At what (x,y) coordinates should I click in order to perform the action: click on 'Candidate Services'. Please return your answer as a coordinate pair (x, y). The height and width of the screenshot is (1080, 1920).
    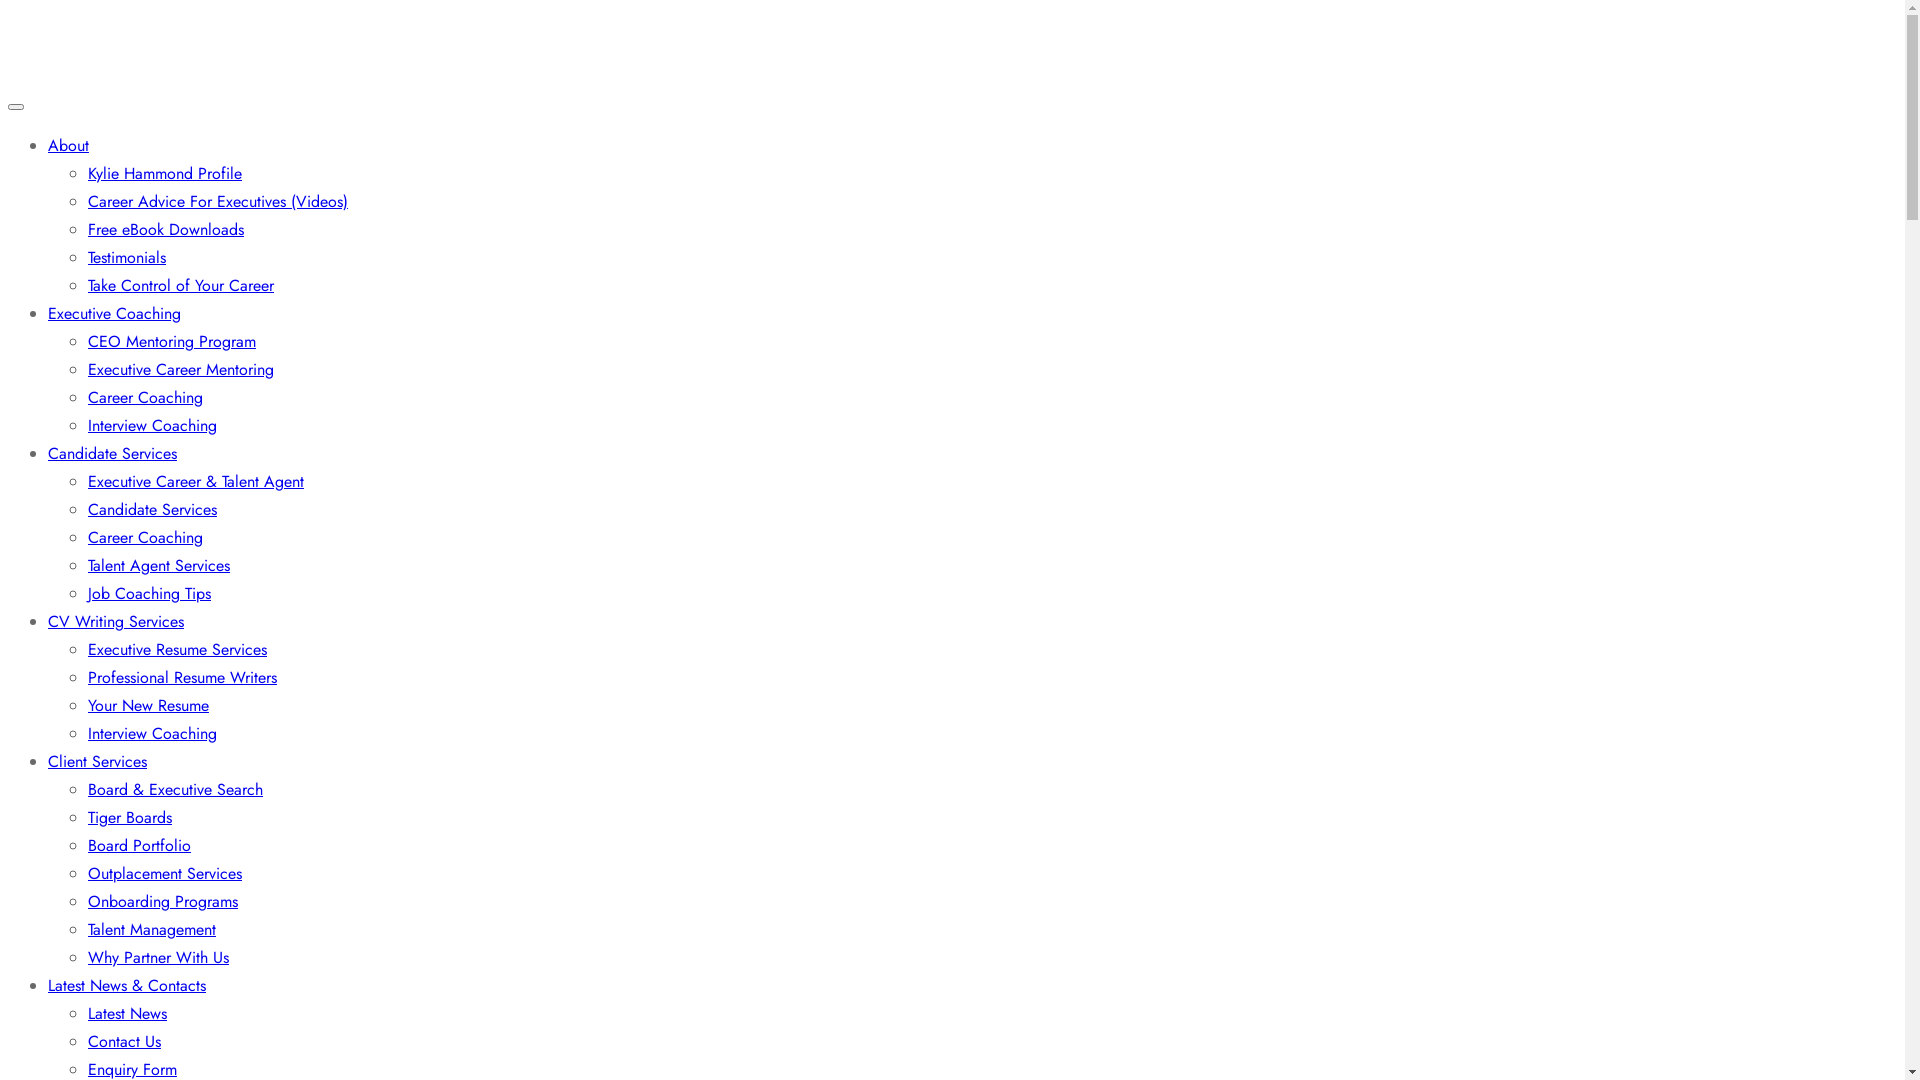
    Looking at the image, I should click on (111, 453).